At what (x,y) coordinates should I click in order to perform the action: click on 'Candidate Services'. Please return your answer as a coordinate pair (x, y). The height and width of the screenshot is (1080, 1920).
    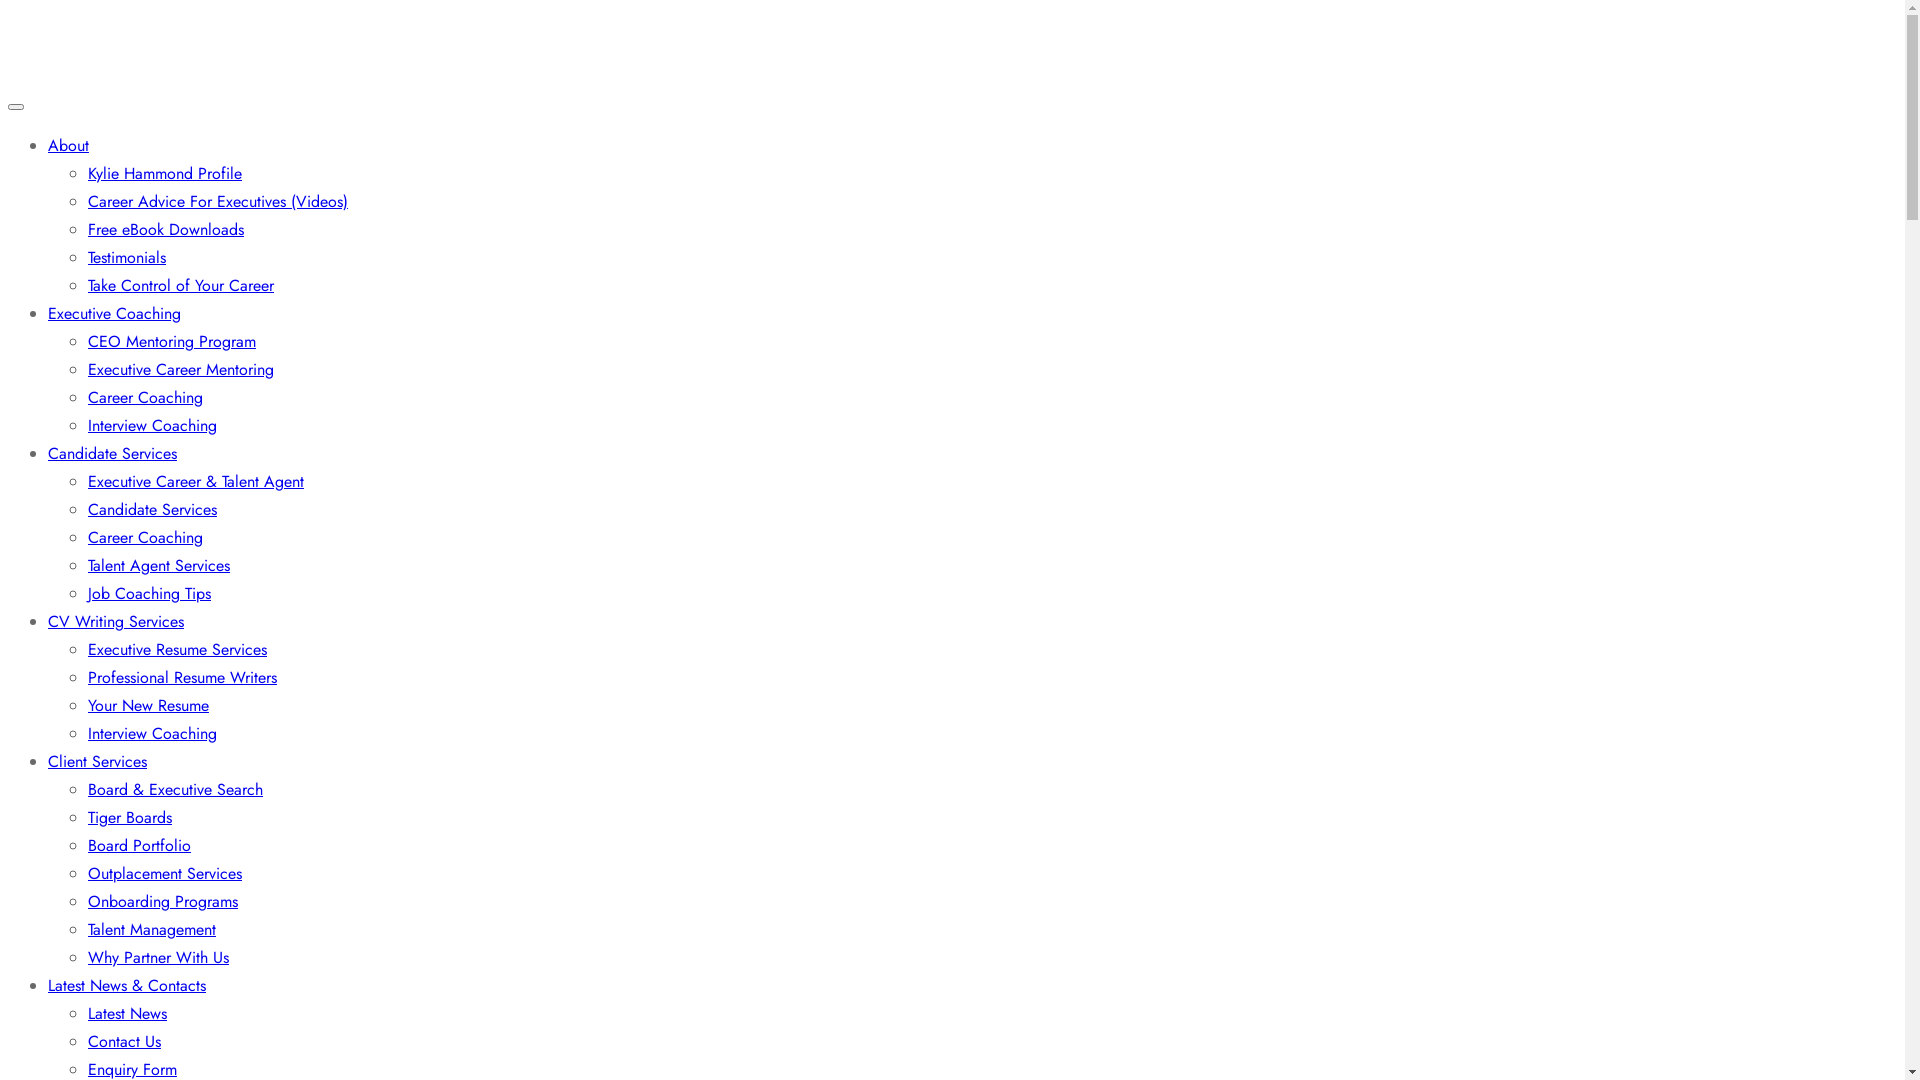
    Looking at the image, I should click on (111, 453).